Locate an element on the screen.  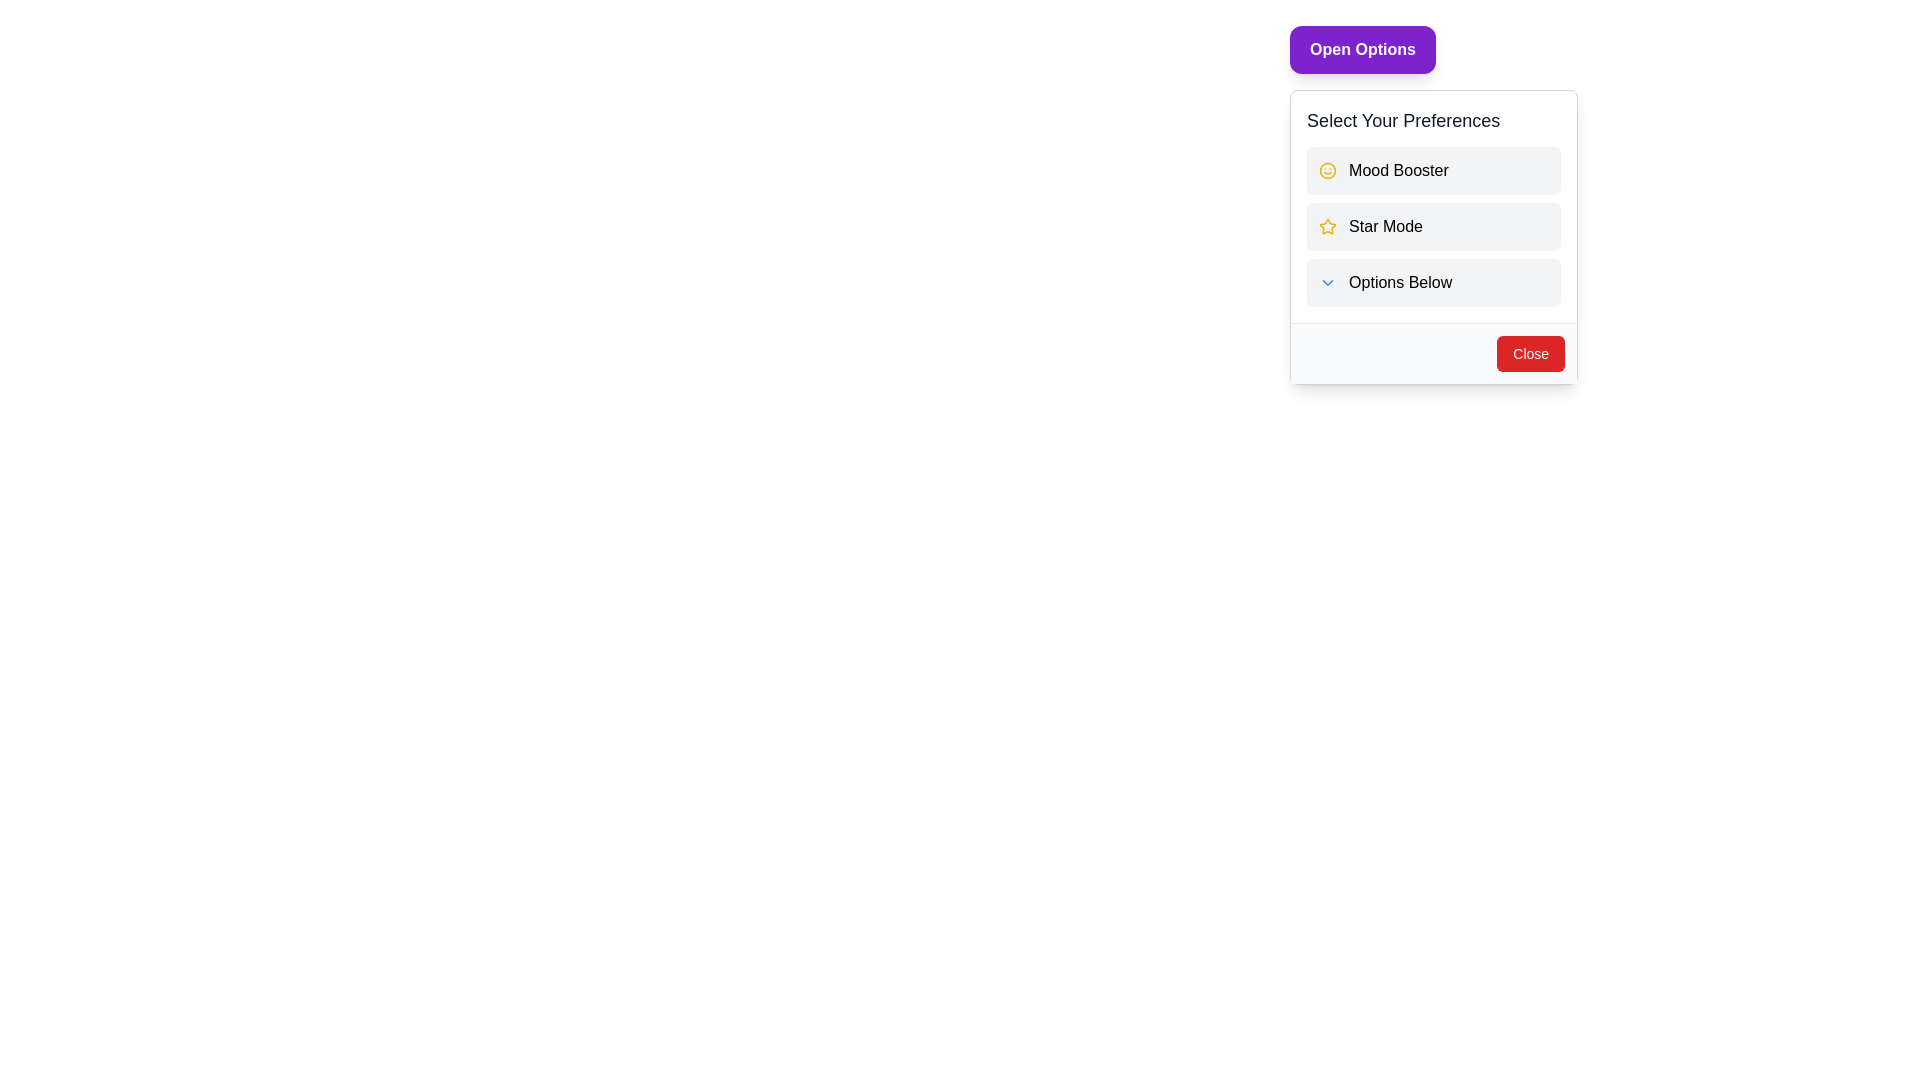
the downward-pointing blue chevron icon indicating a dropdown, located to the left of the 'Options Below' text in the rectangular button, for keyboard navigation is located at coordinates (1328, 282).